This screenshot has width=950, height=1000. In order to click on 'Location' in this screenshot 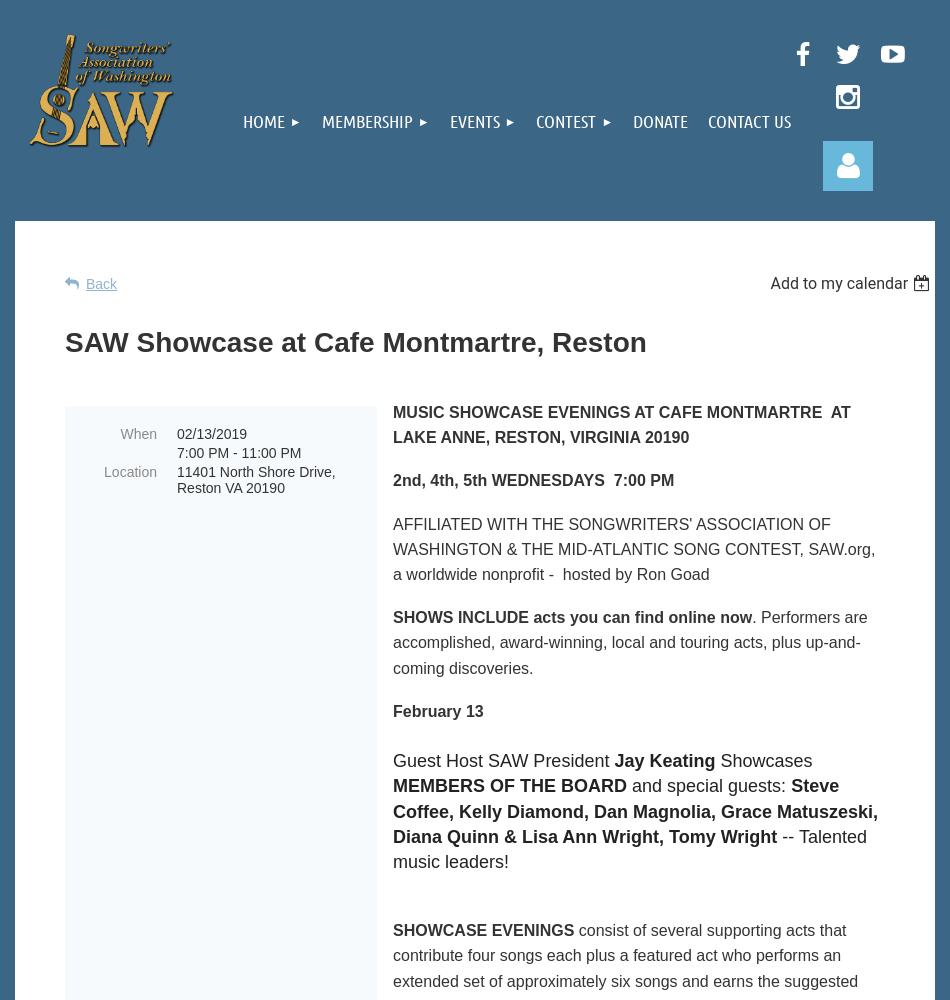, I will do `click(130, 471)`.